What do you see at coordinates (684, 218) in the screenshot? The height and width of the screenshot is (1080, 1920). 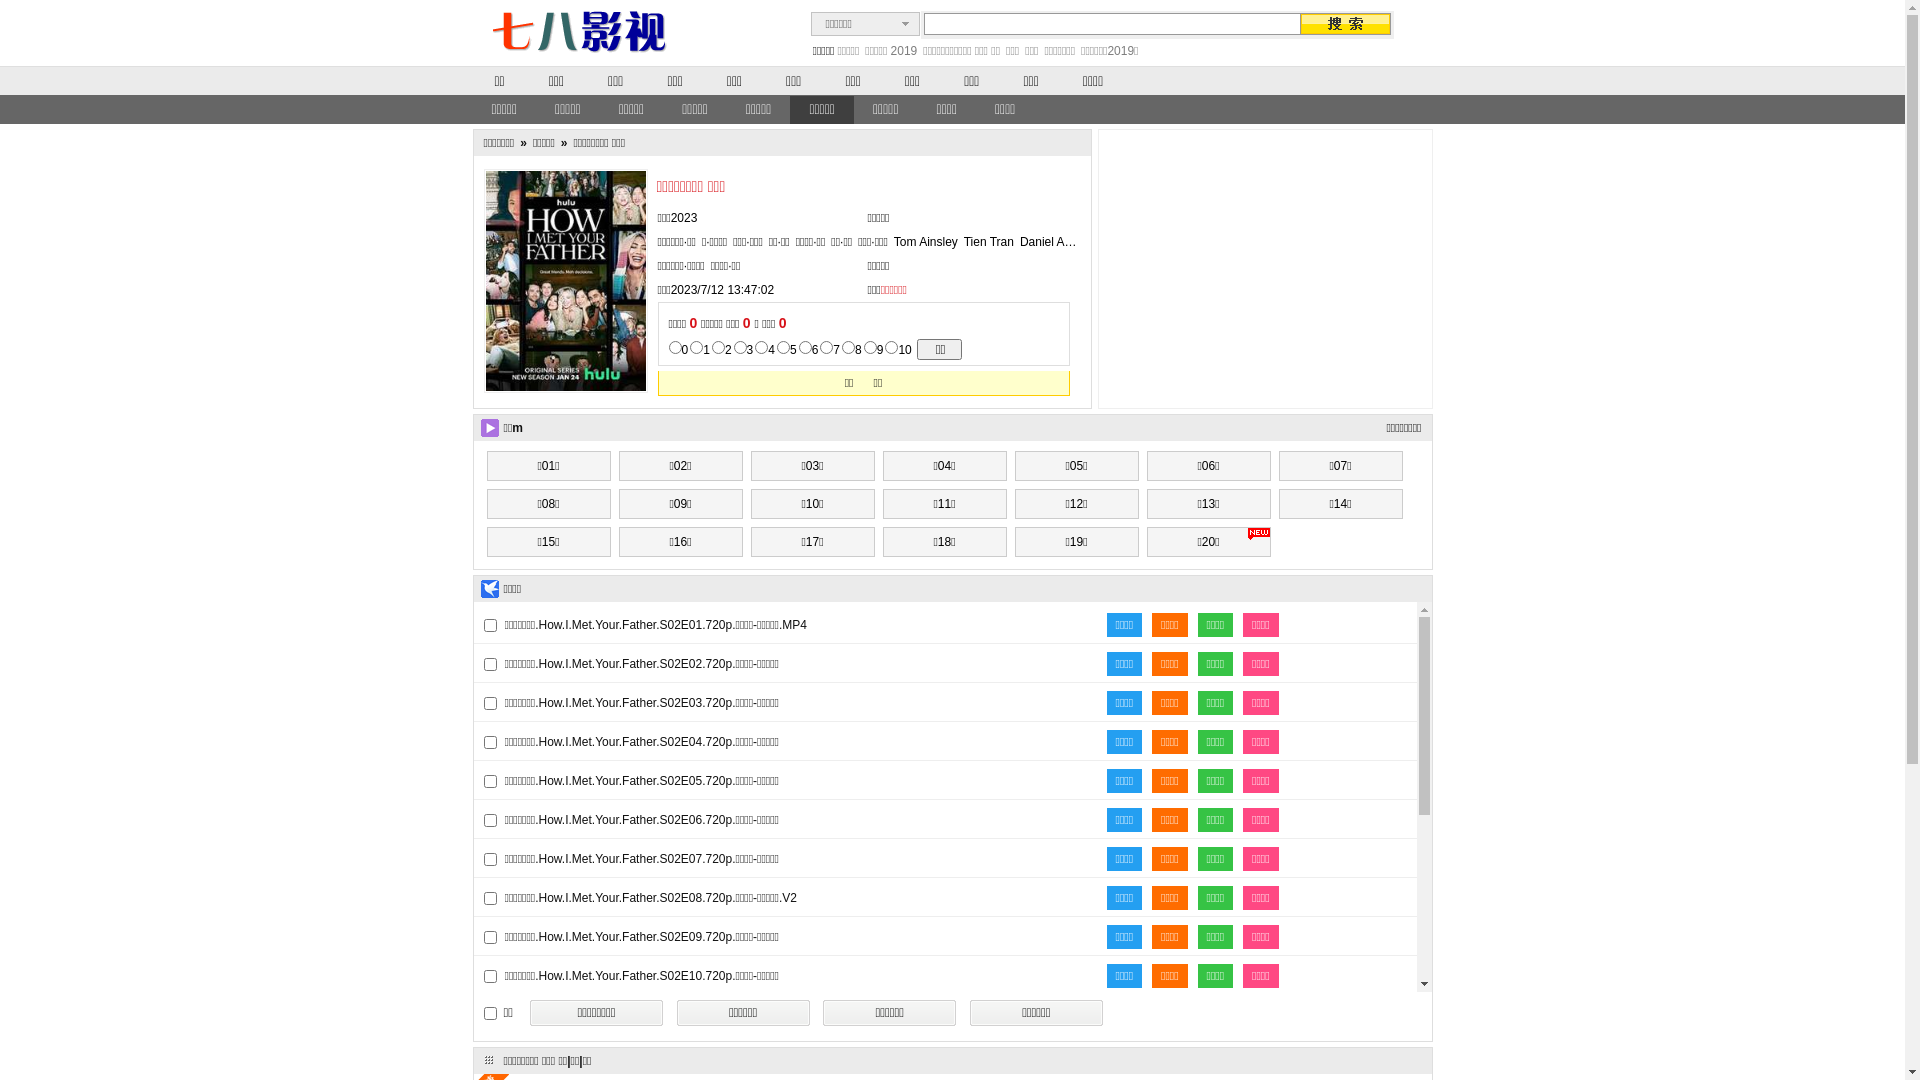 I see `'2023'` at bounding box center [684, 218].